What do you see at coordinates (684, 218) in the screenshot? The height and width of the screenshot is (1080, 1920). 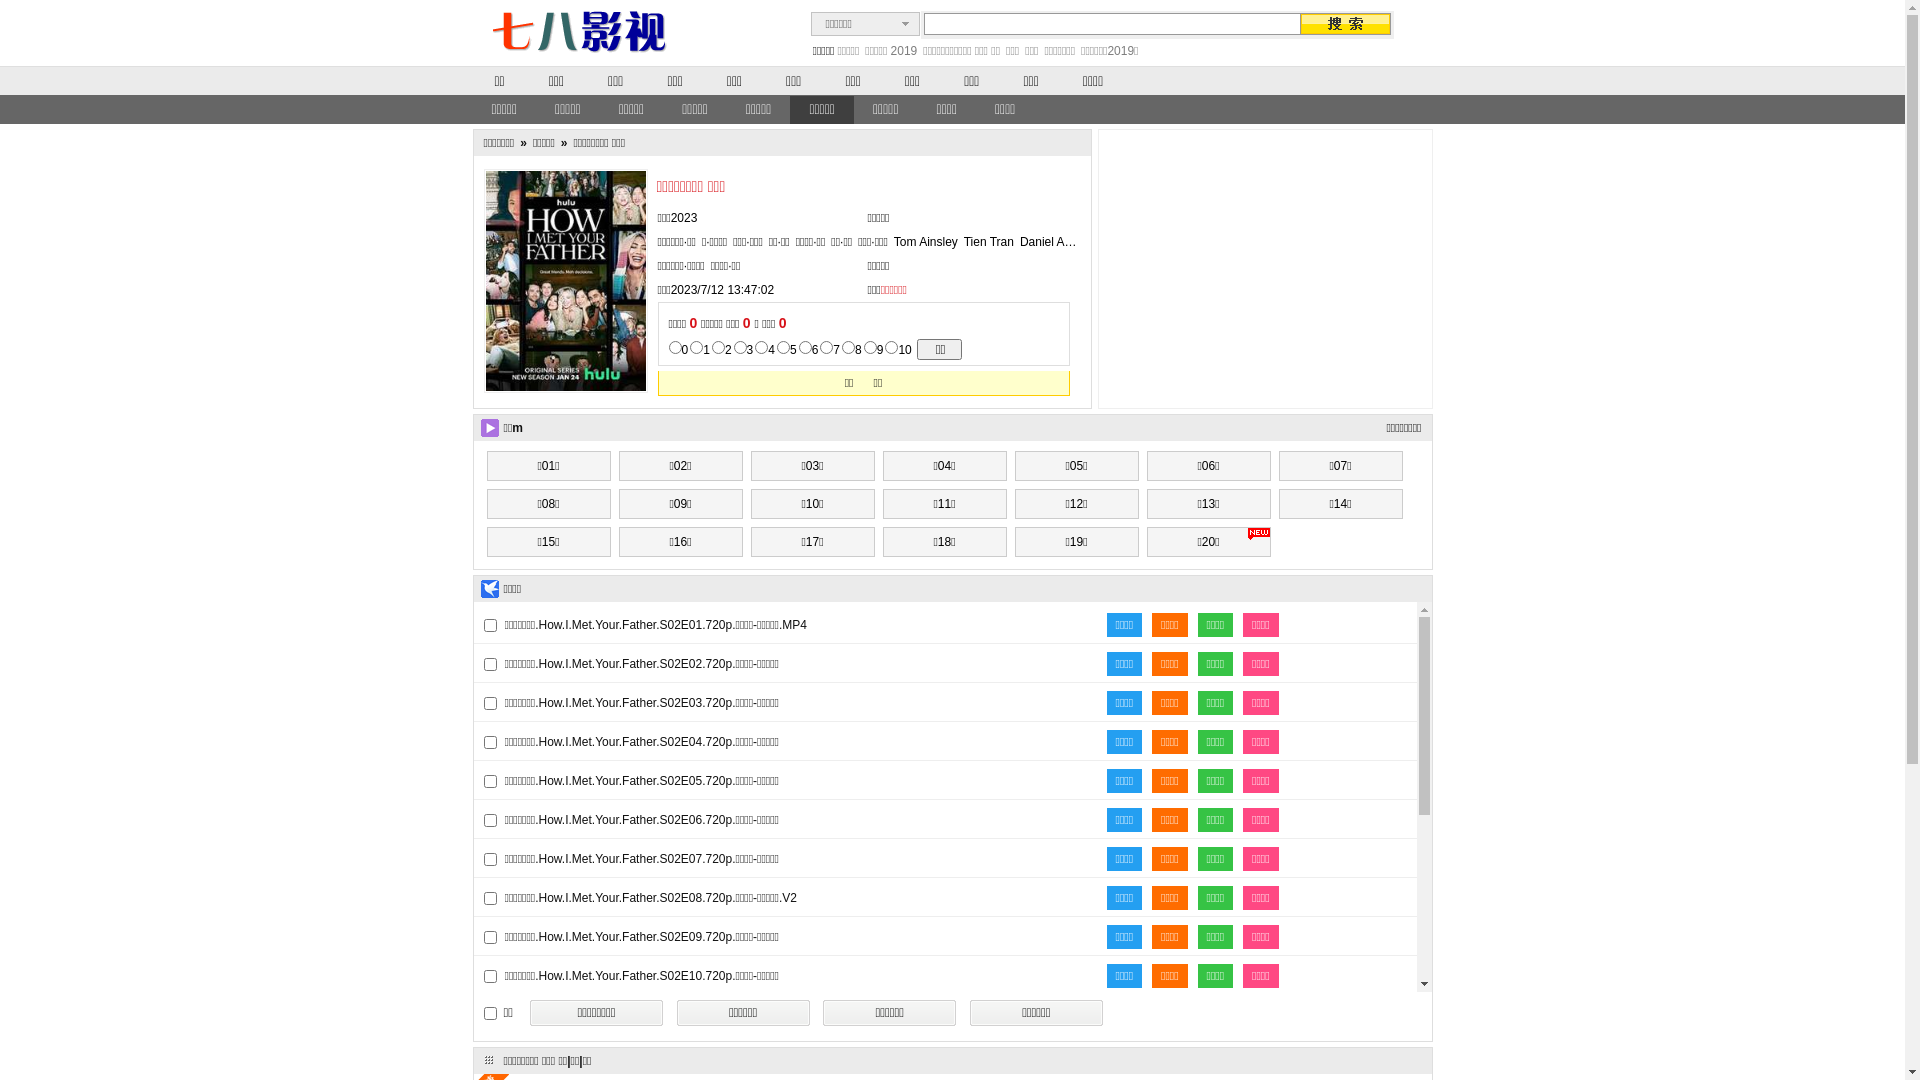 I see `'2023'` at bounding box center [684, 218].